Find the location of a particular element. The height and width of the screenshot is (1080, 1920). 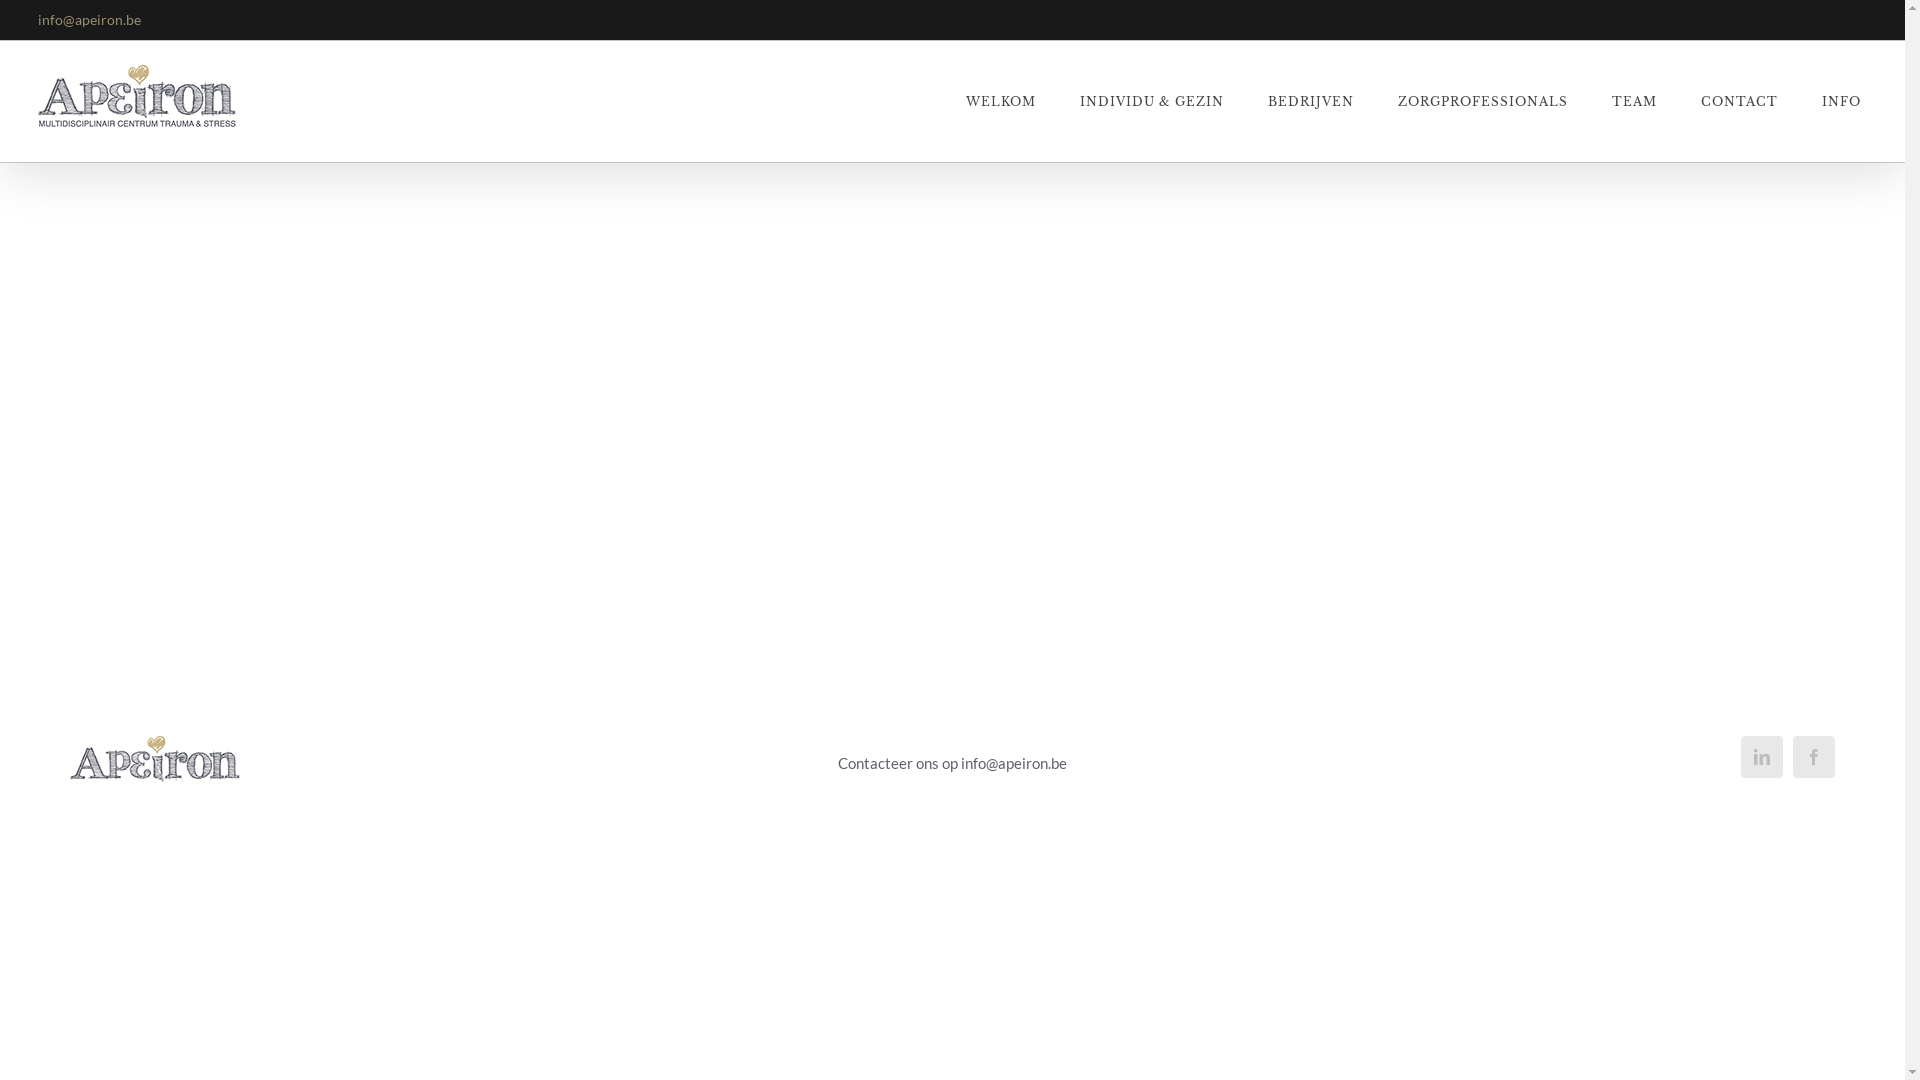

'BEDRIJVEN' is located at coordinates (1310, 101).